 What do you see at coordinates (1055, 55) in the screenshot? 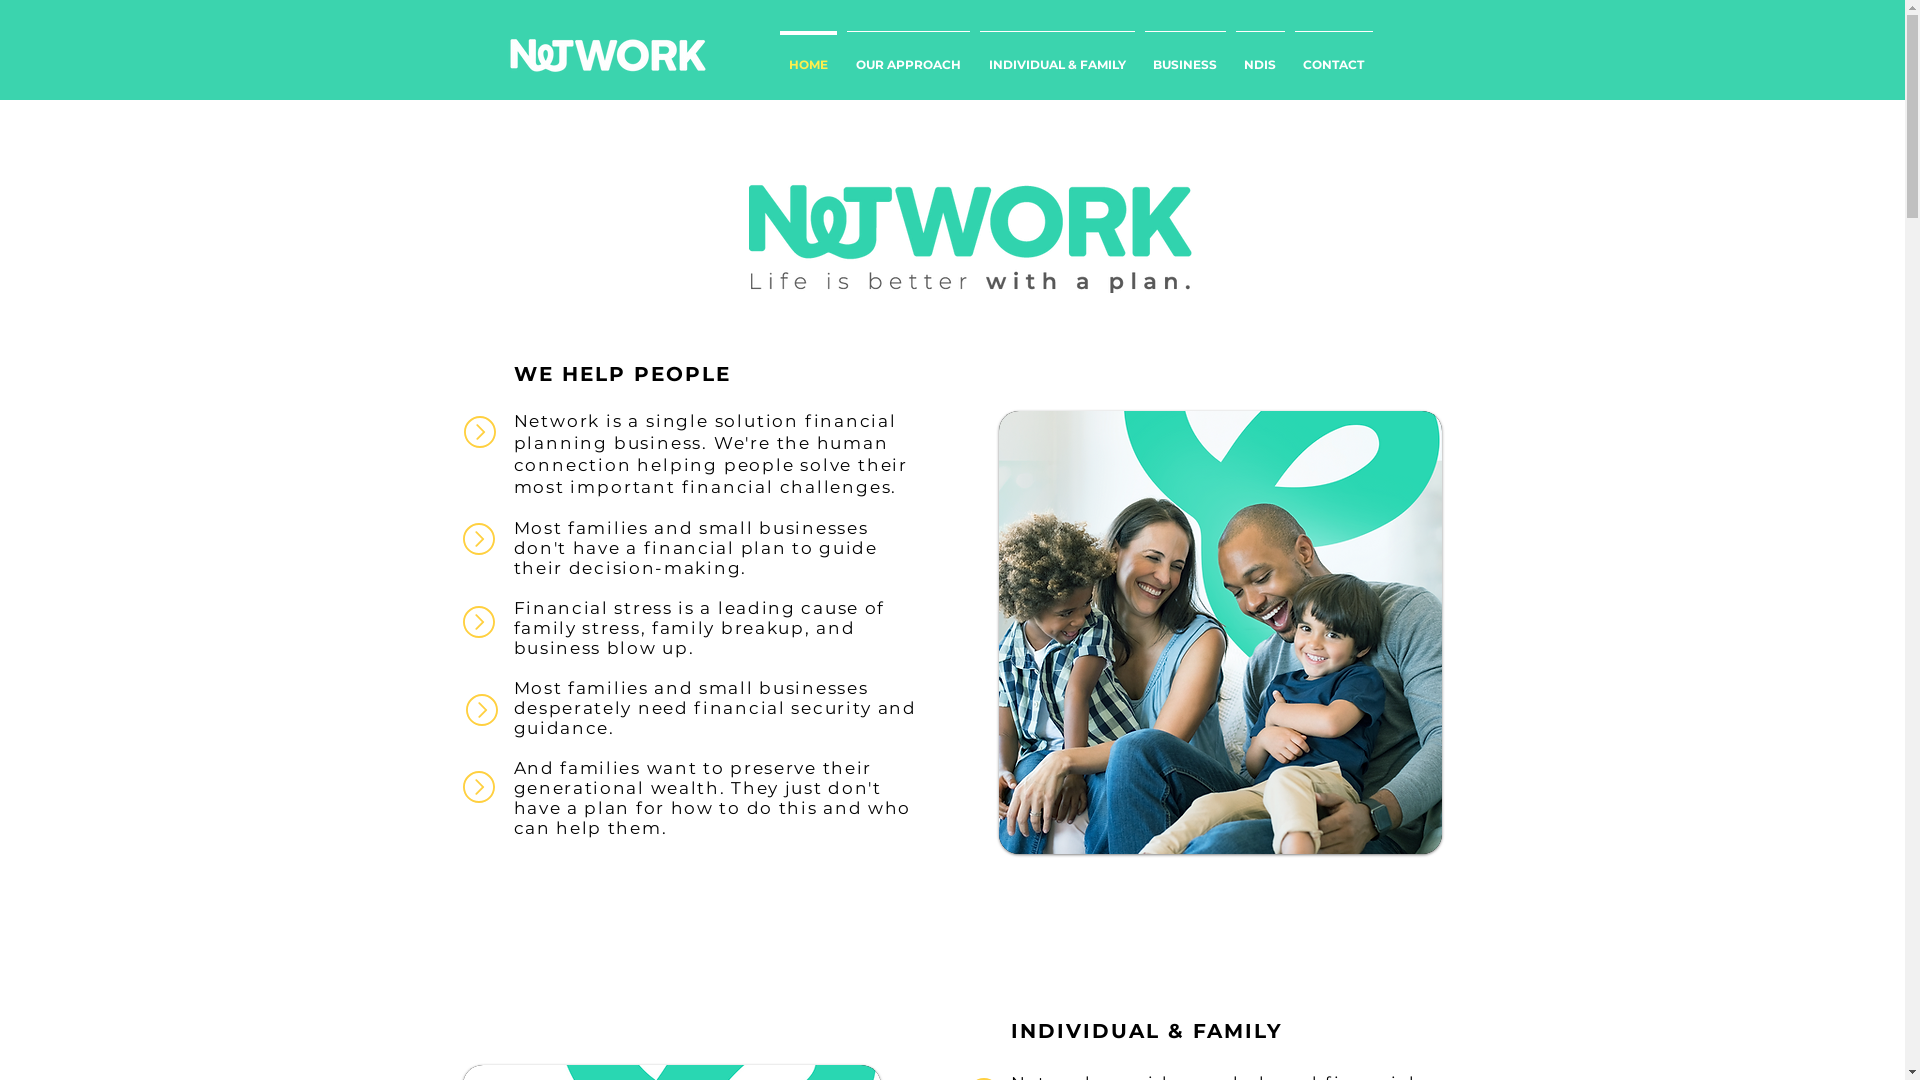
I see `'INDIVIDUAL & FAMILY'` at bounding box center [1055, 55].